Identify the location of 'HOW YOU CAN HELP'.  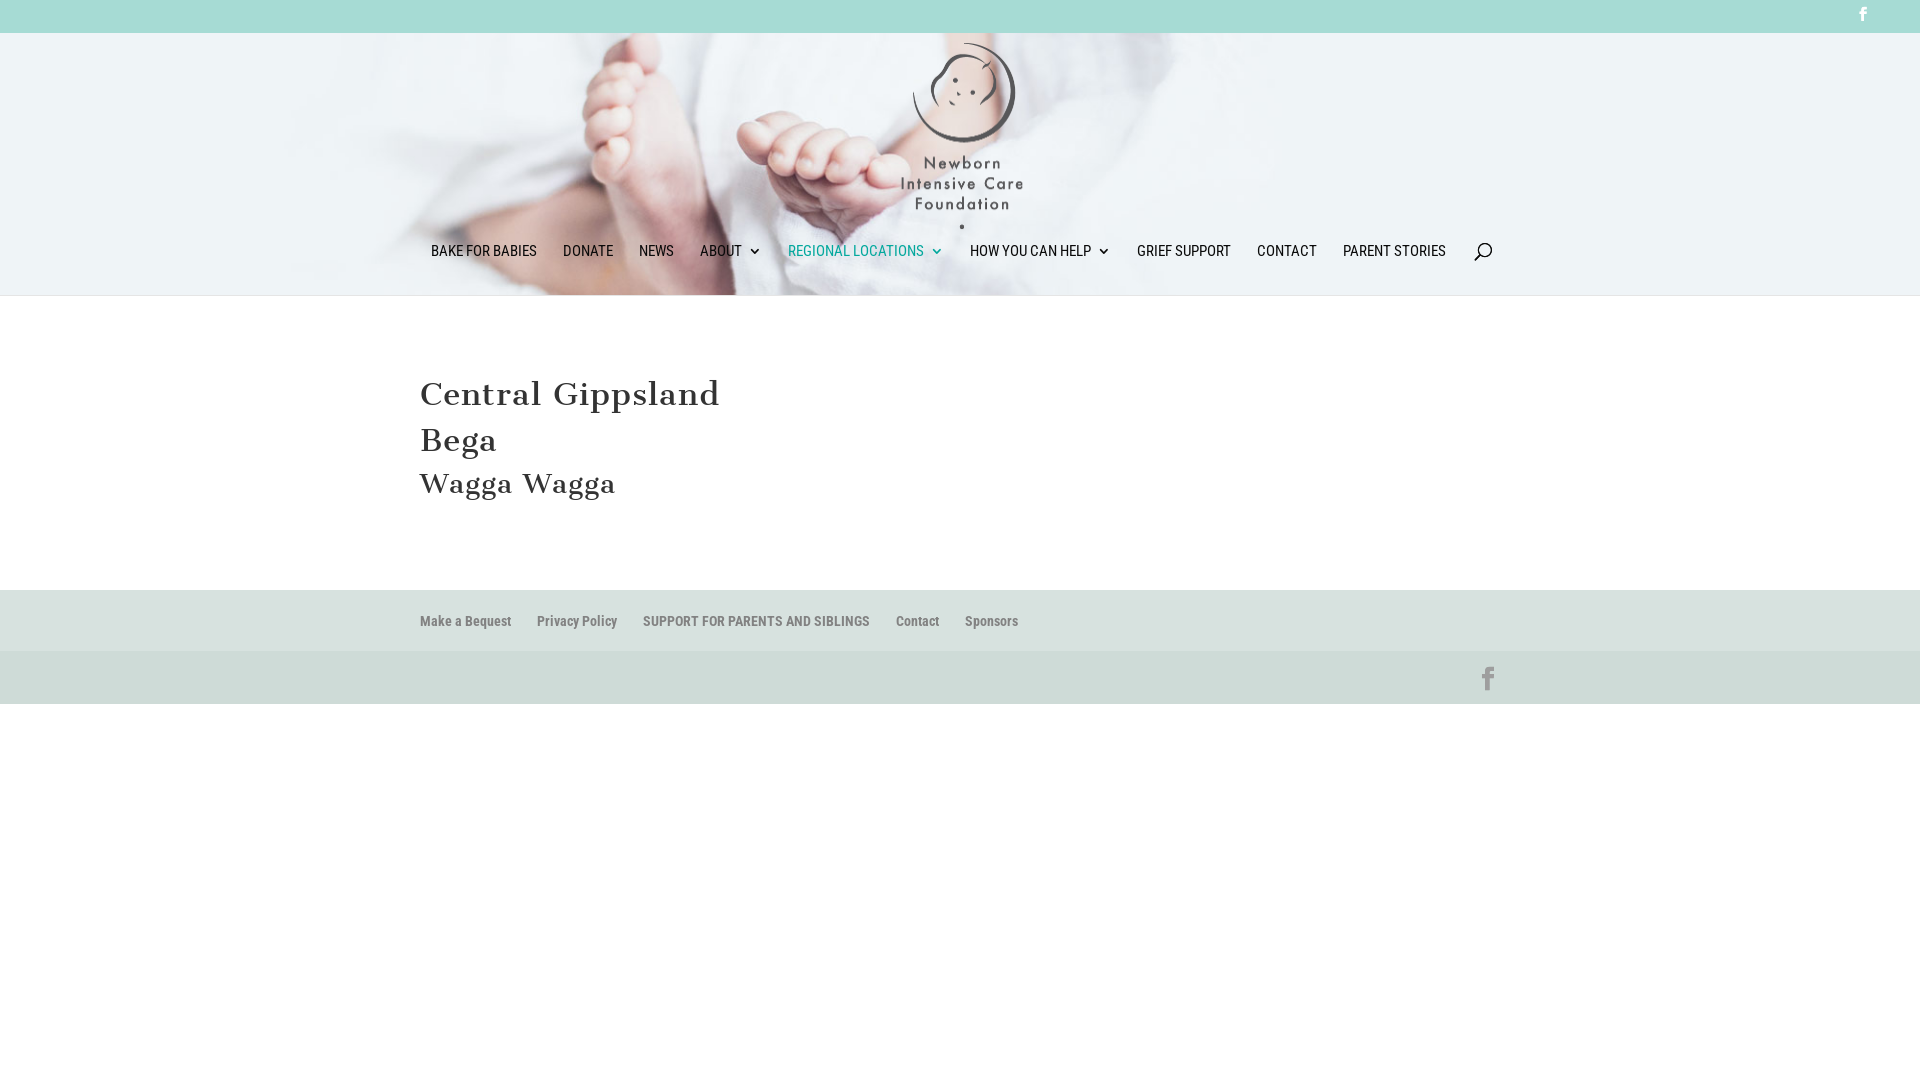
(969, 268).